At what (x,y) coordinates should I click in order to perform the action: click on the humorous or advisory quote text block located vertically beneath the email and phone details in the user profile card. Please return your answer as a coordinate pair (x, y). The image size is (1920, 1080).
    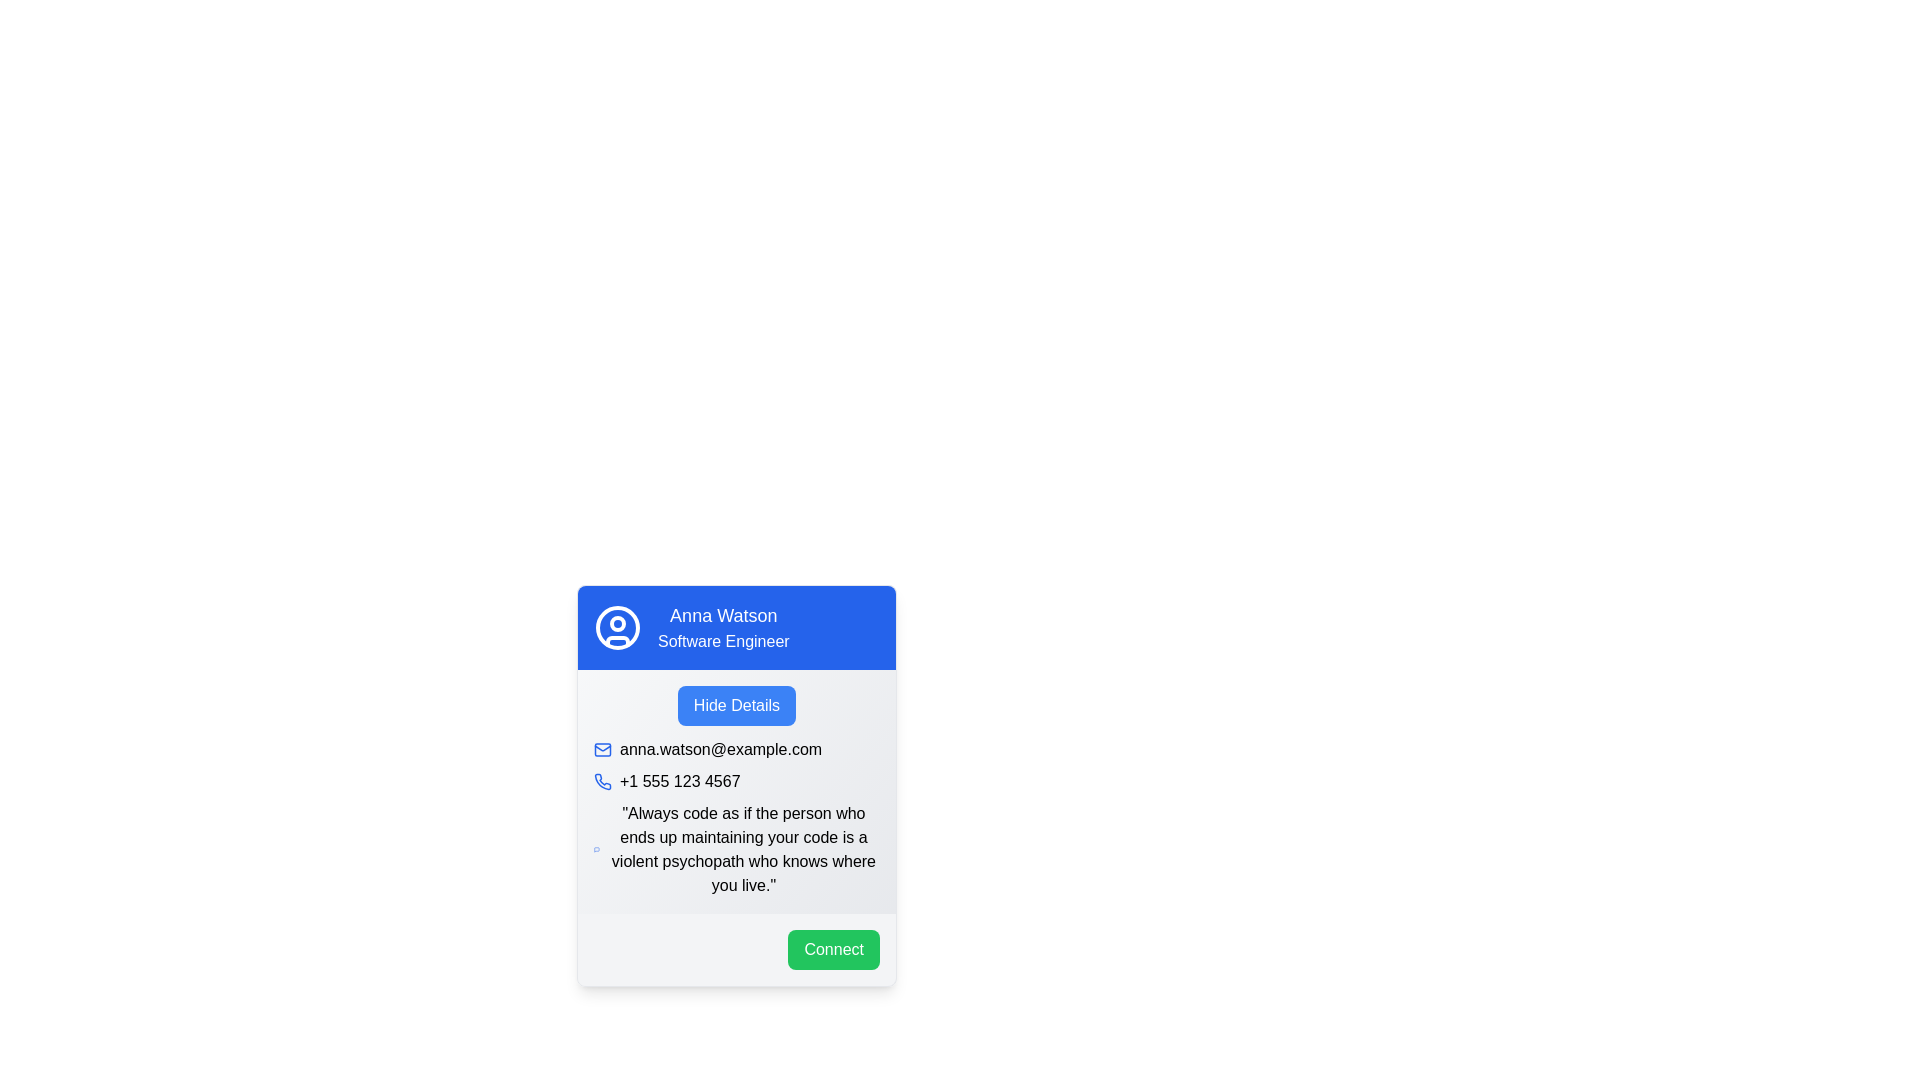
    Looking at the image, I should click on (736, 797).